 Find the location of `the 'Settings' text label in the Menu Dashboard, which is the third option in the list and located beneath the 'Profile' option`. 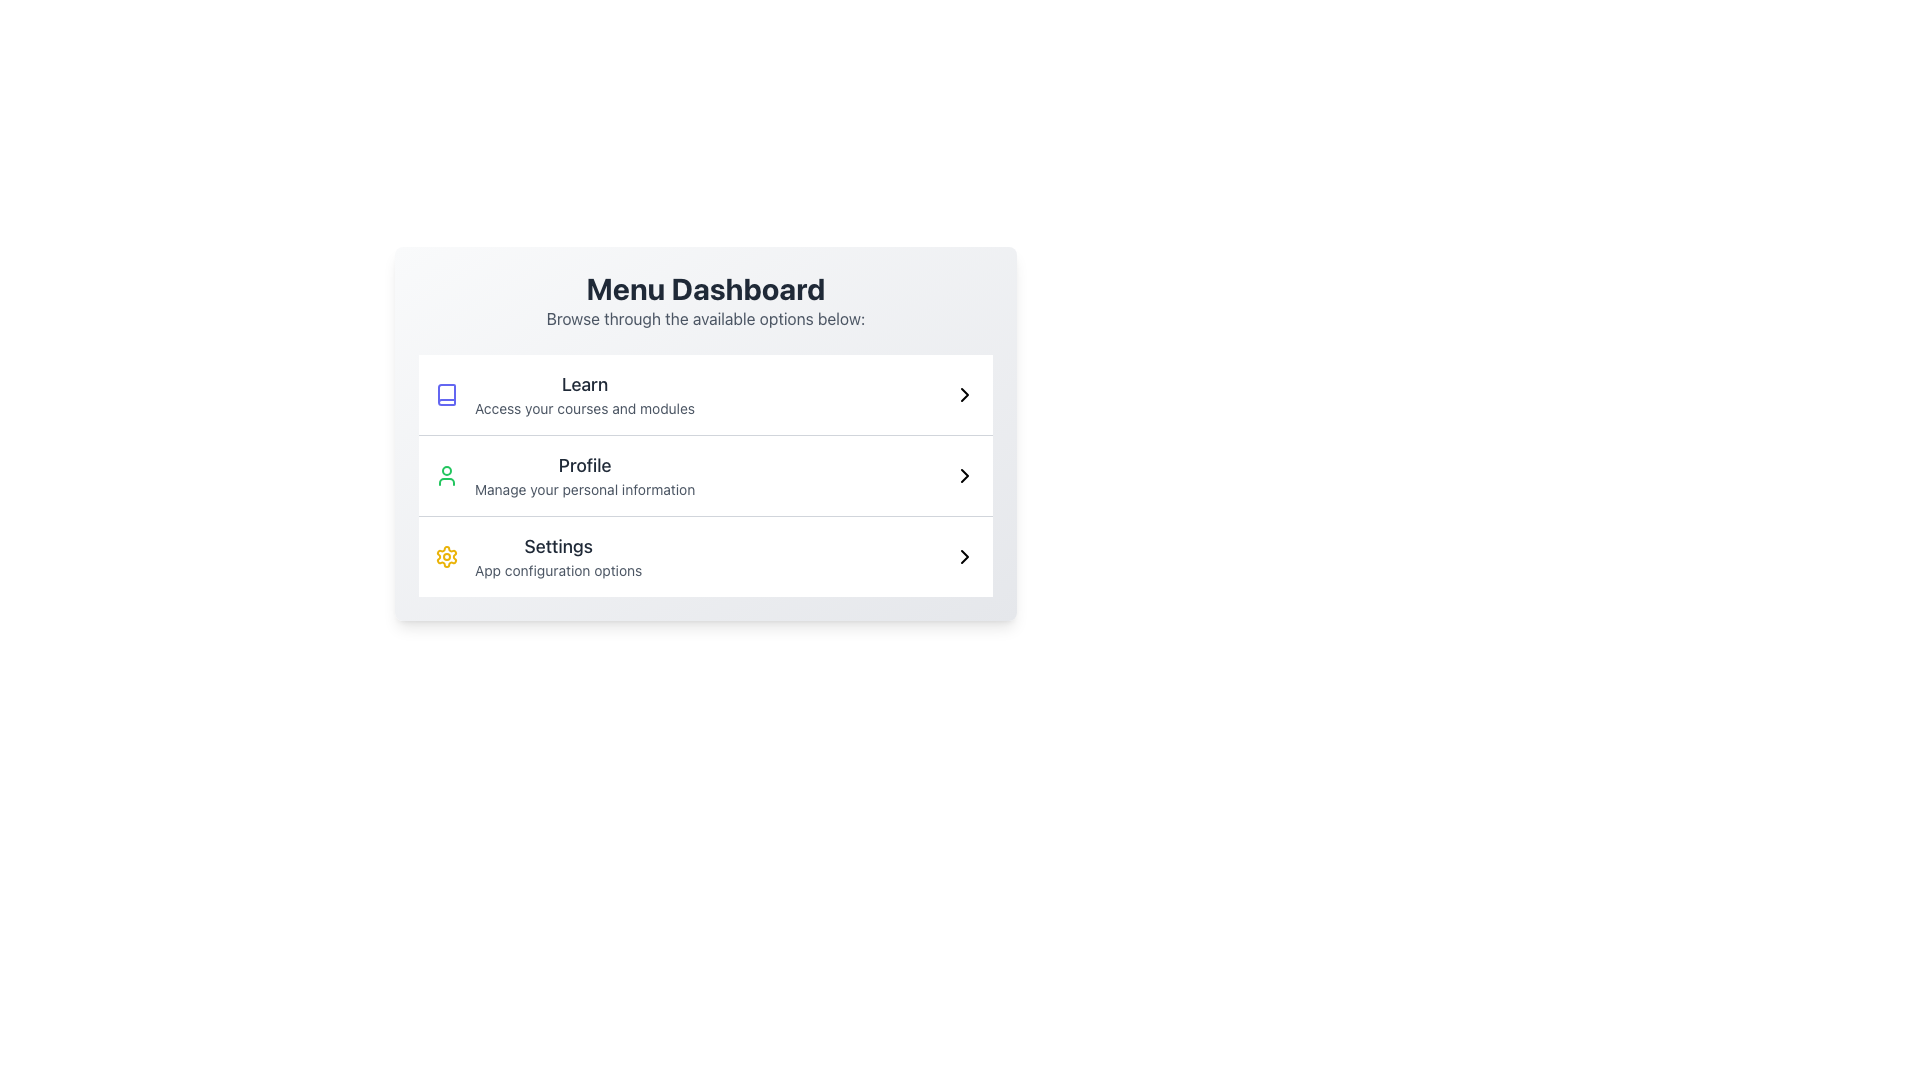

the 'Settings' text label in the Menu Dashboard, which is the third option in the list and located beneath the 'Profile' option is located at coordinates (558, 556).